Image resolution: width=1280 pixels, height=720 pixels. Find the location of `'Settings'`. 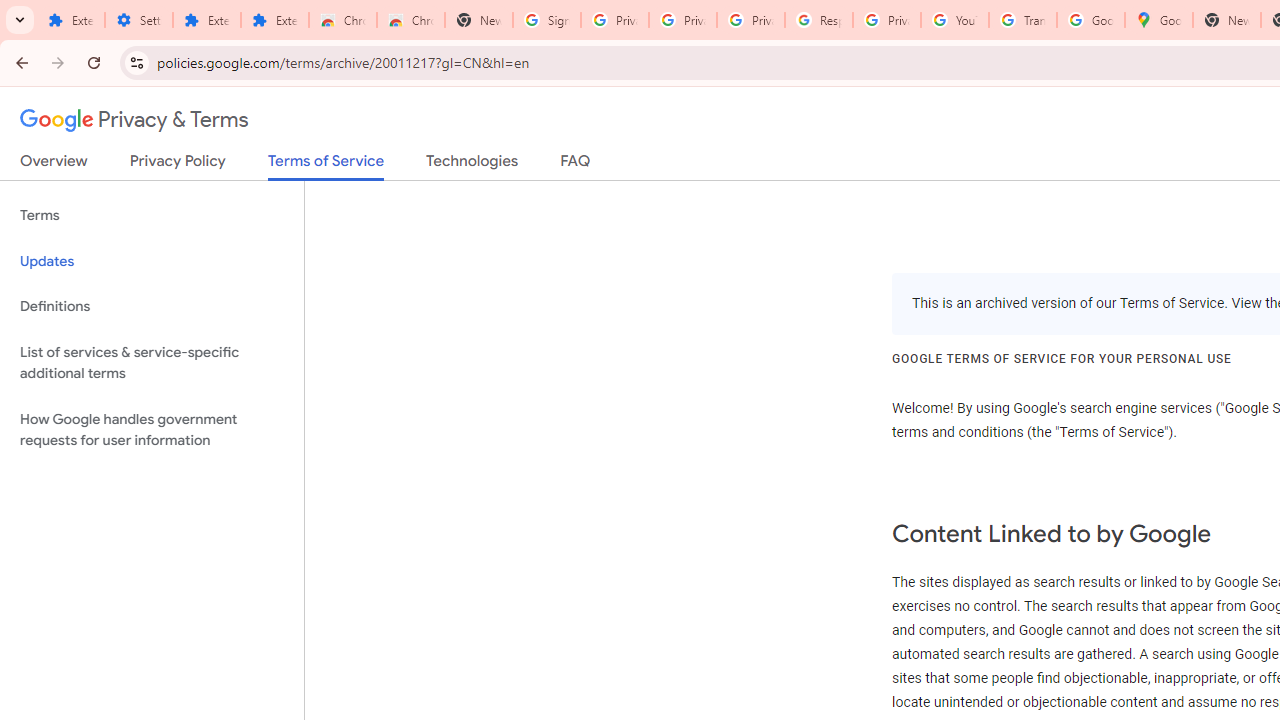

'Settings' is located at coordinates (137, 20).